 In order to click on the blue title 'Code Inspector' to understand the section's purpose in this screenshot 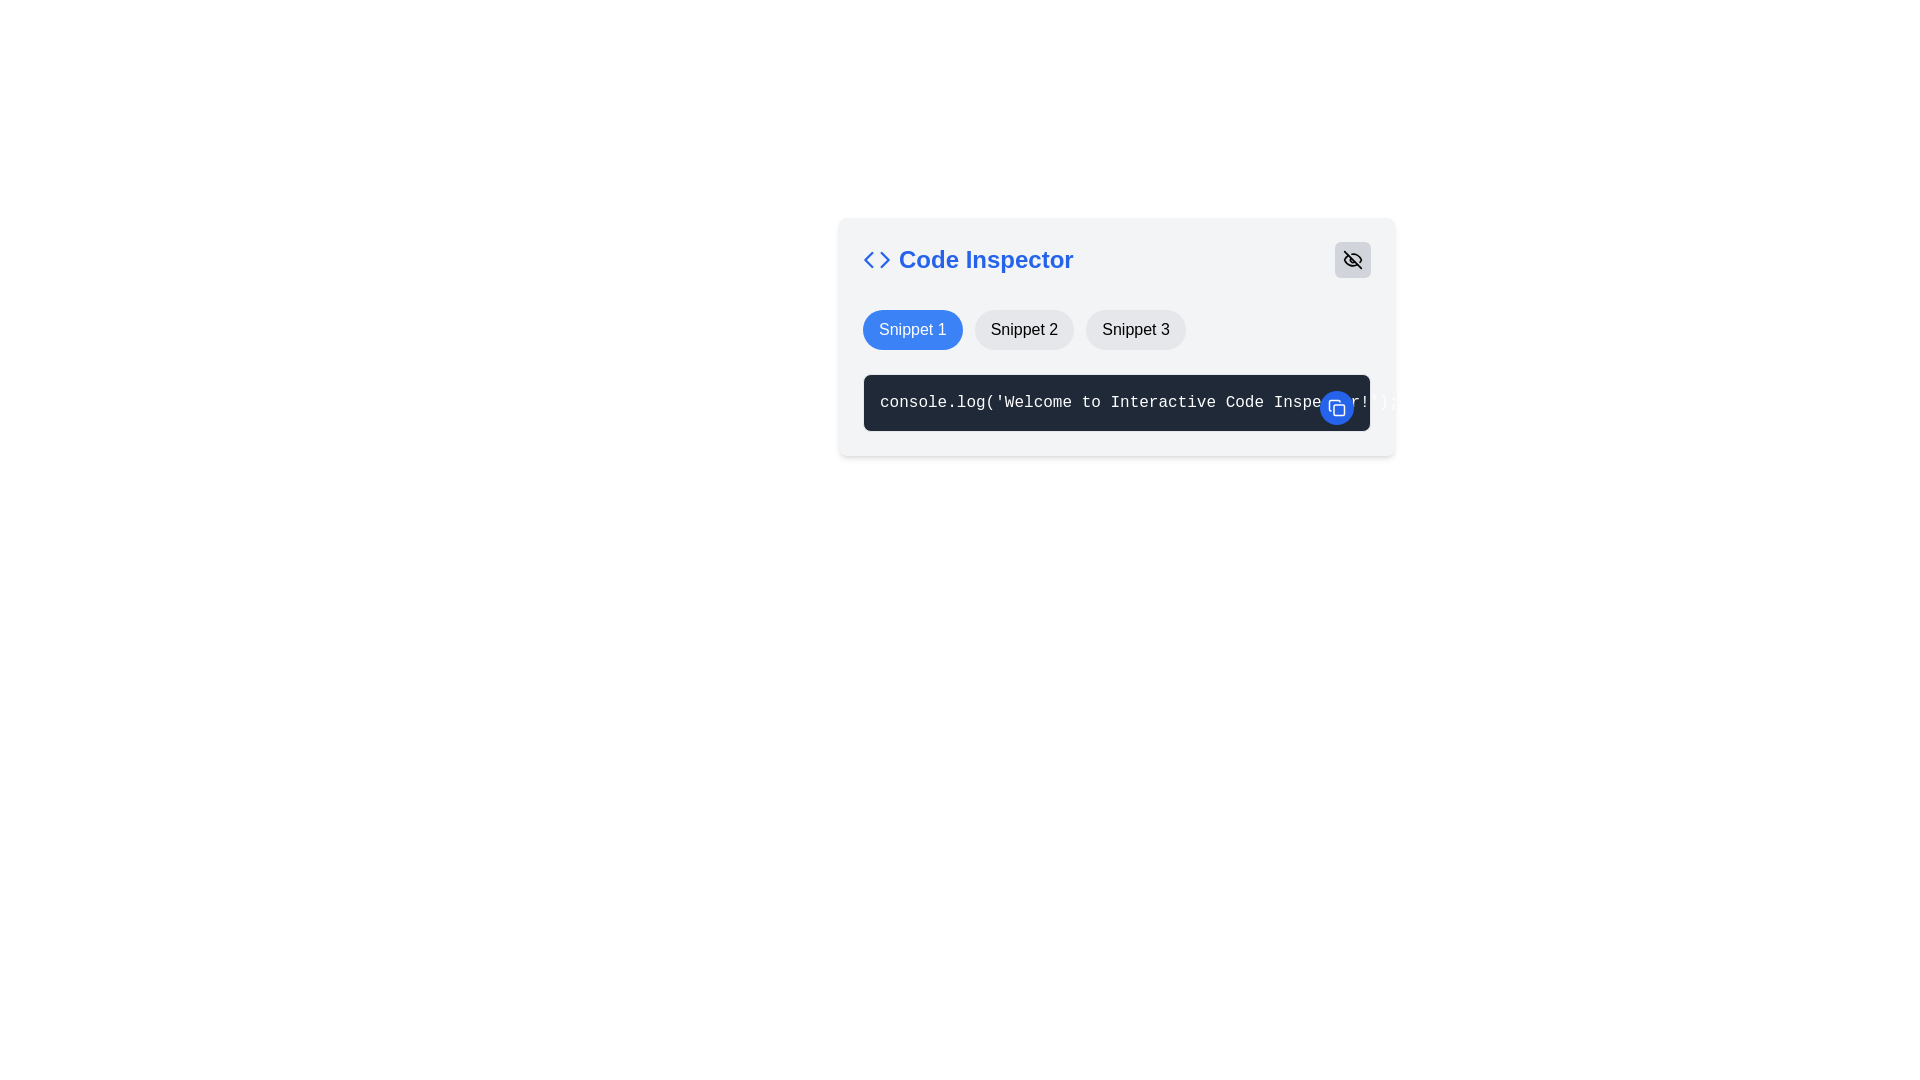, I will do `click(1116, 258)`.